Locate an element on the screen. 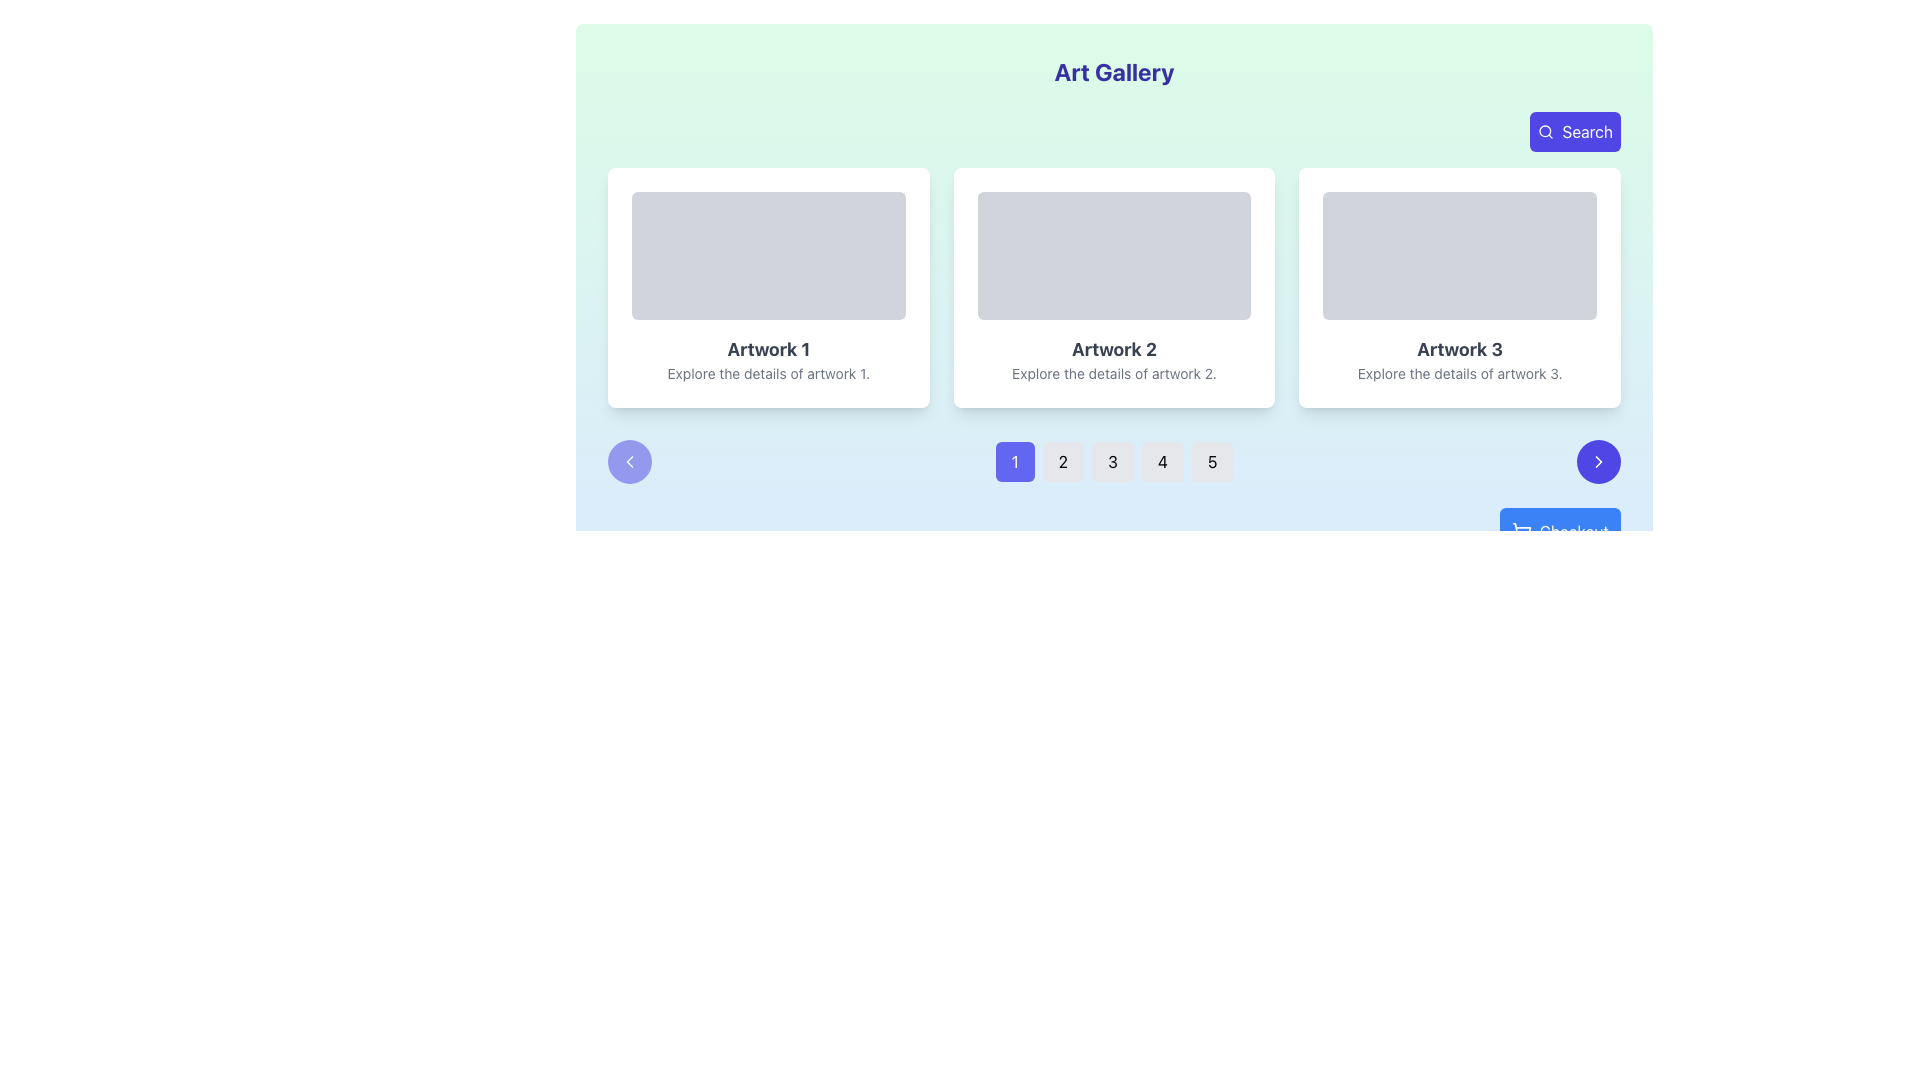  the search button located in the top-right corner of the main content area is located at coordinates (1574, 131).